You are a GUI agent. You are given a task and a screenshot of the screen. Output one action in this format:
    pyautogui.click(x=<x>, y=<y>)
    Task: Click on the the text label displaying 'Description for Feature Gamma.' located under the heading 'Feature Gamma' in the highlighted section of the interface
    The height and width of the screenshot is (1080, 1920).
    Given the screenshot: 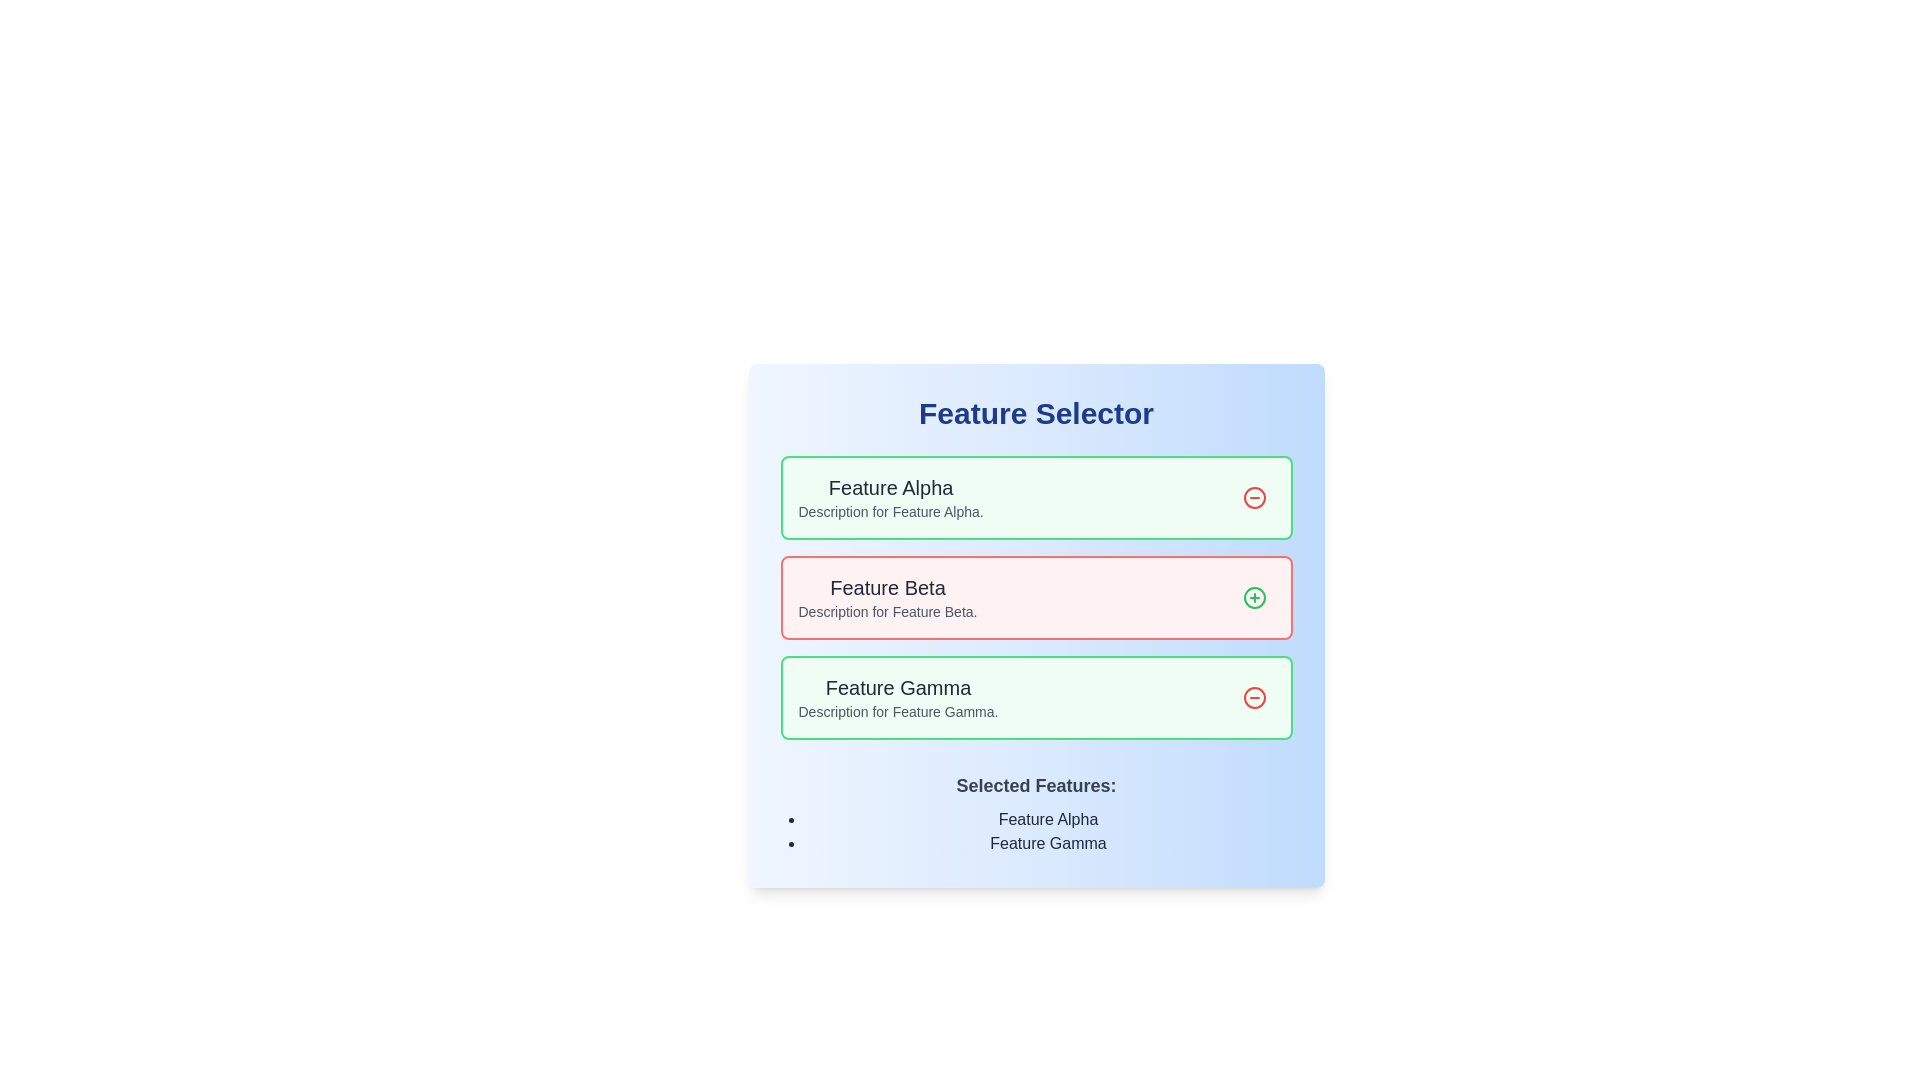 What is the action you would take?
    pyautogui.click(x=897, y=711)
    